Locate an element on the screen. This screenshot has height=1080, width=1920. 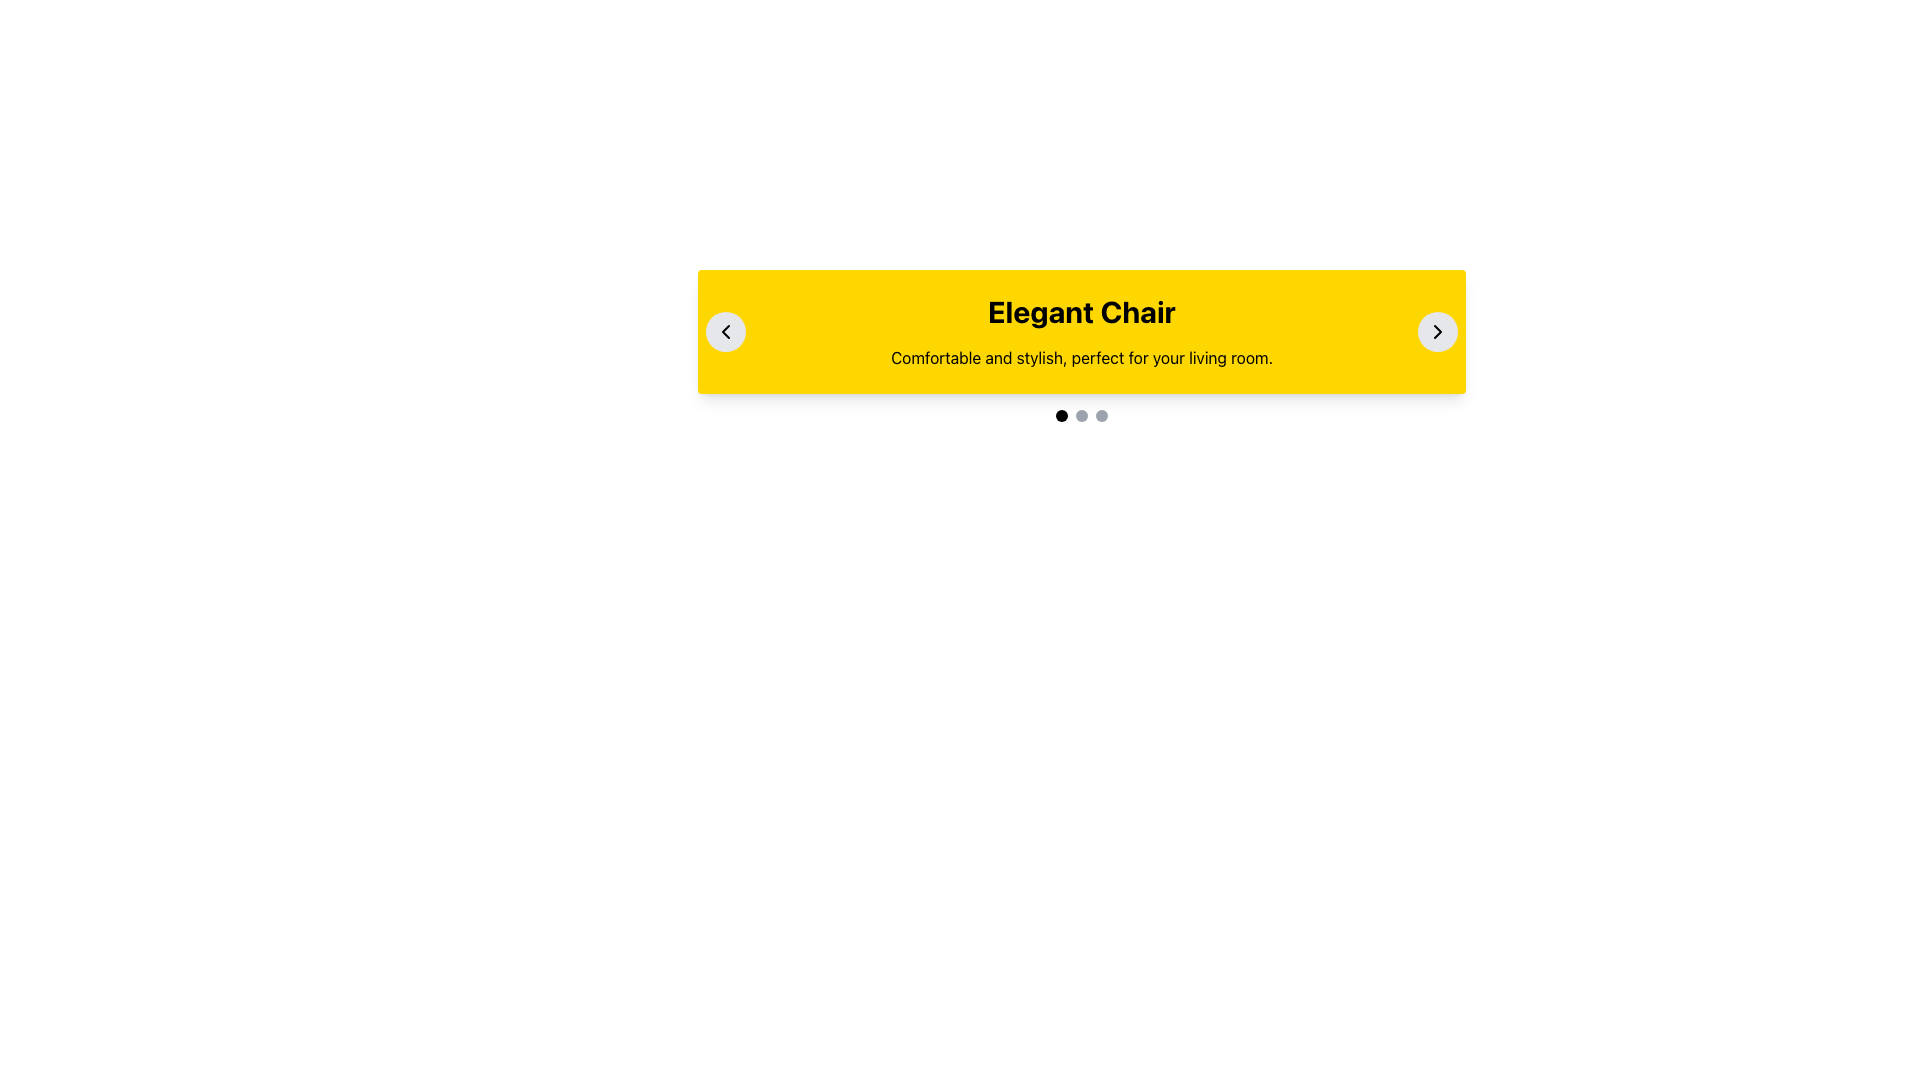
the second dot of the carousel indicator is located at coordinates (1080, 415).